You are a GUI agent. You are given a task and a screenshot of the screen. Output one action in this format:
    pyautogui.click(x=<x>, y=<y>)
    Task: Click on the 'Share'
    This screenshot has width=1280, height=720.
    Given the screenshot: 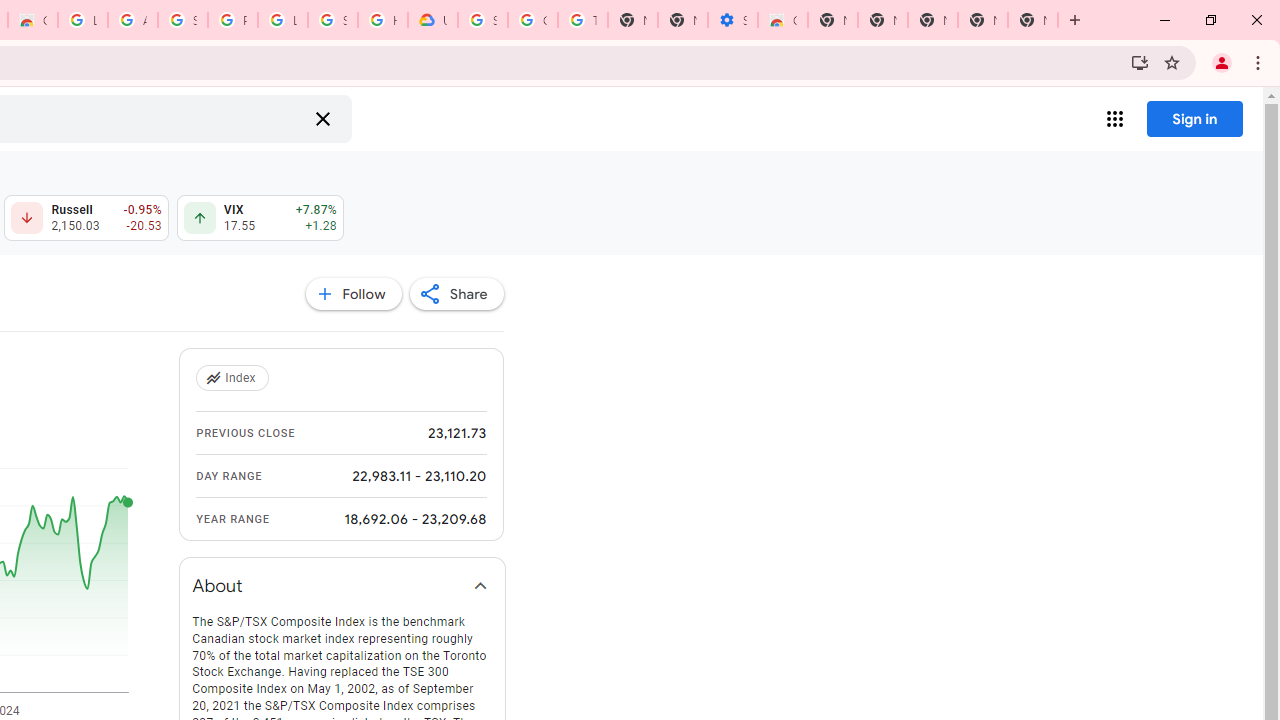 What is the action you would take?
    pyautogui.click(x=455, y=294)
    